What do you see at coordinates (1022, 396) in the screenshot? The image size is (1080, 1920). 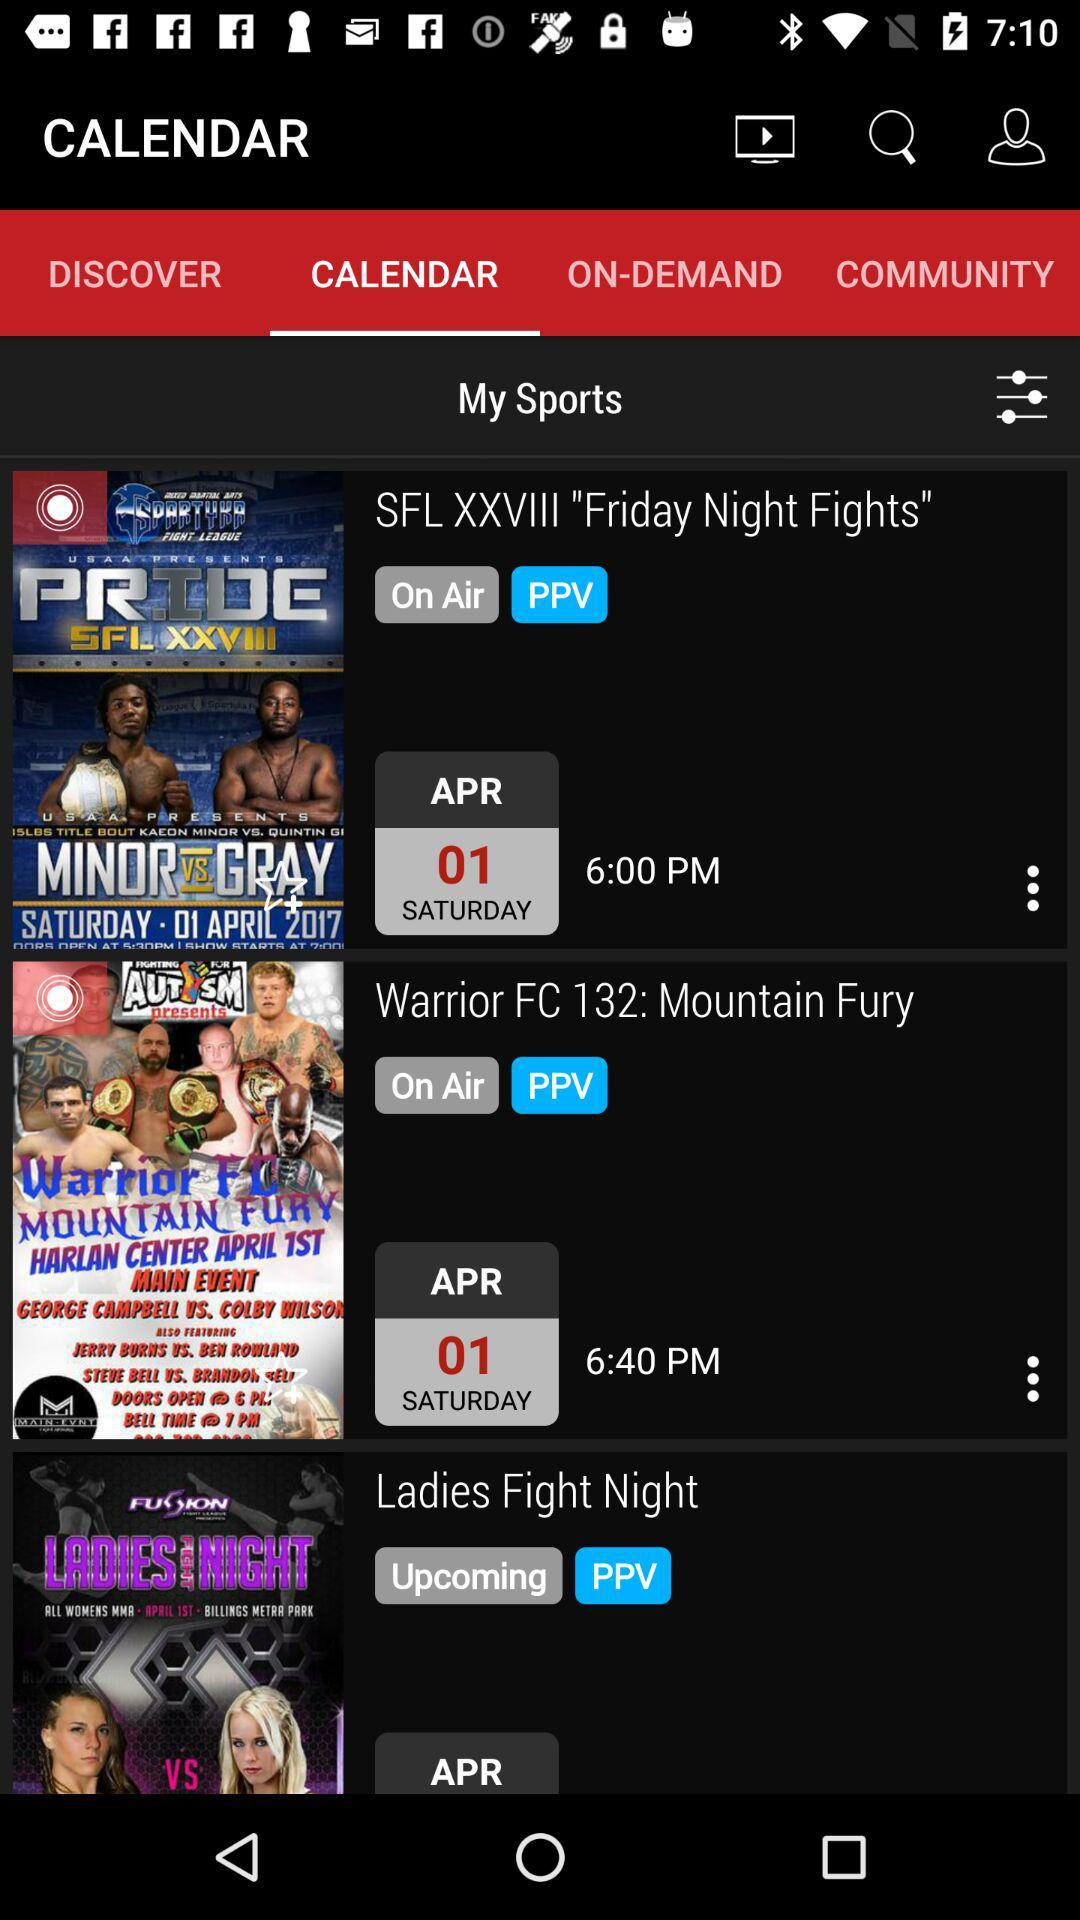 I see `the sliders icon` at bounding box center [1022, 396].